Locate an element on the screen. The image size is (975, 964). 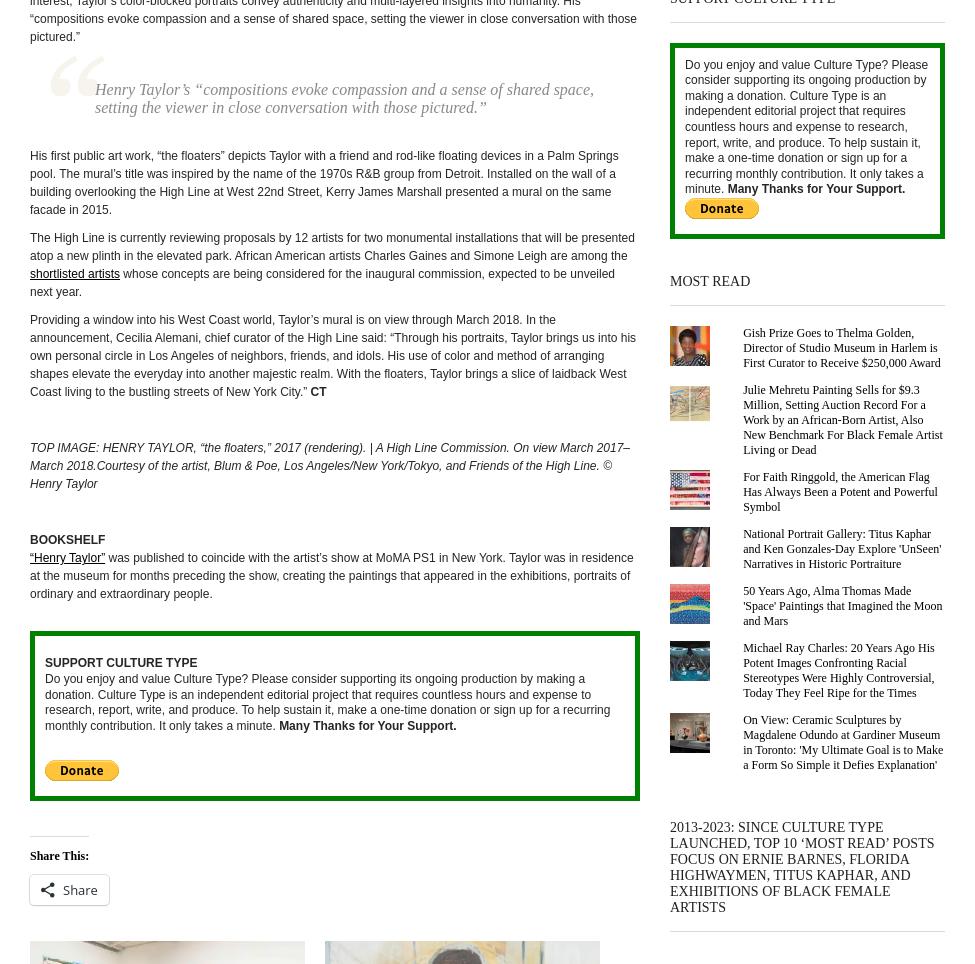
'National Portrait Gallery: Titus Kaphar and Ken Gonzales-Day Explore 'UnSeen' Narratives in Historic Portraiture' is located at coordinates (742, 548).